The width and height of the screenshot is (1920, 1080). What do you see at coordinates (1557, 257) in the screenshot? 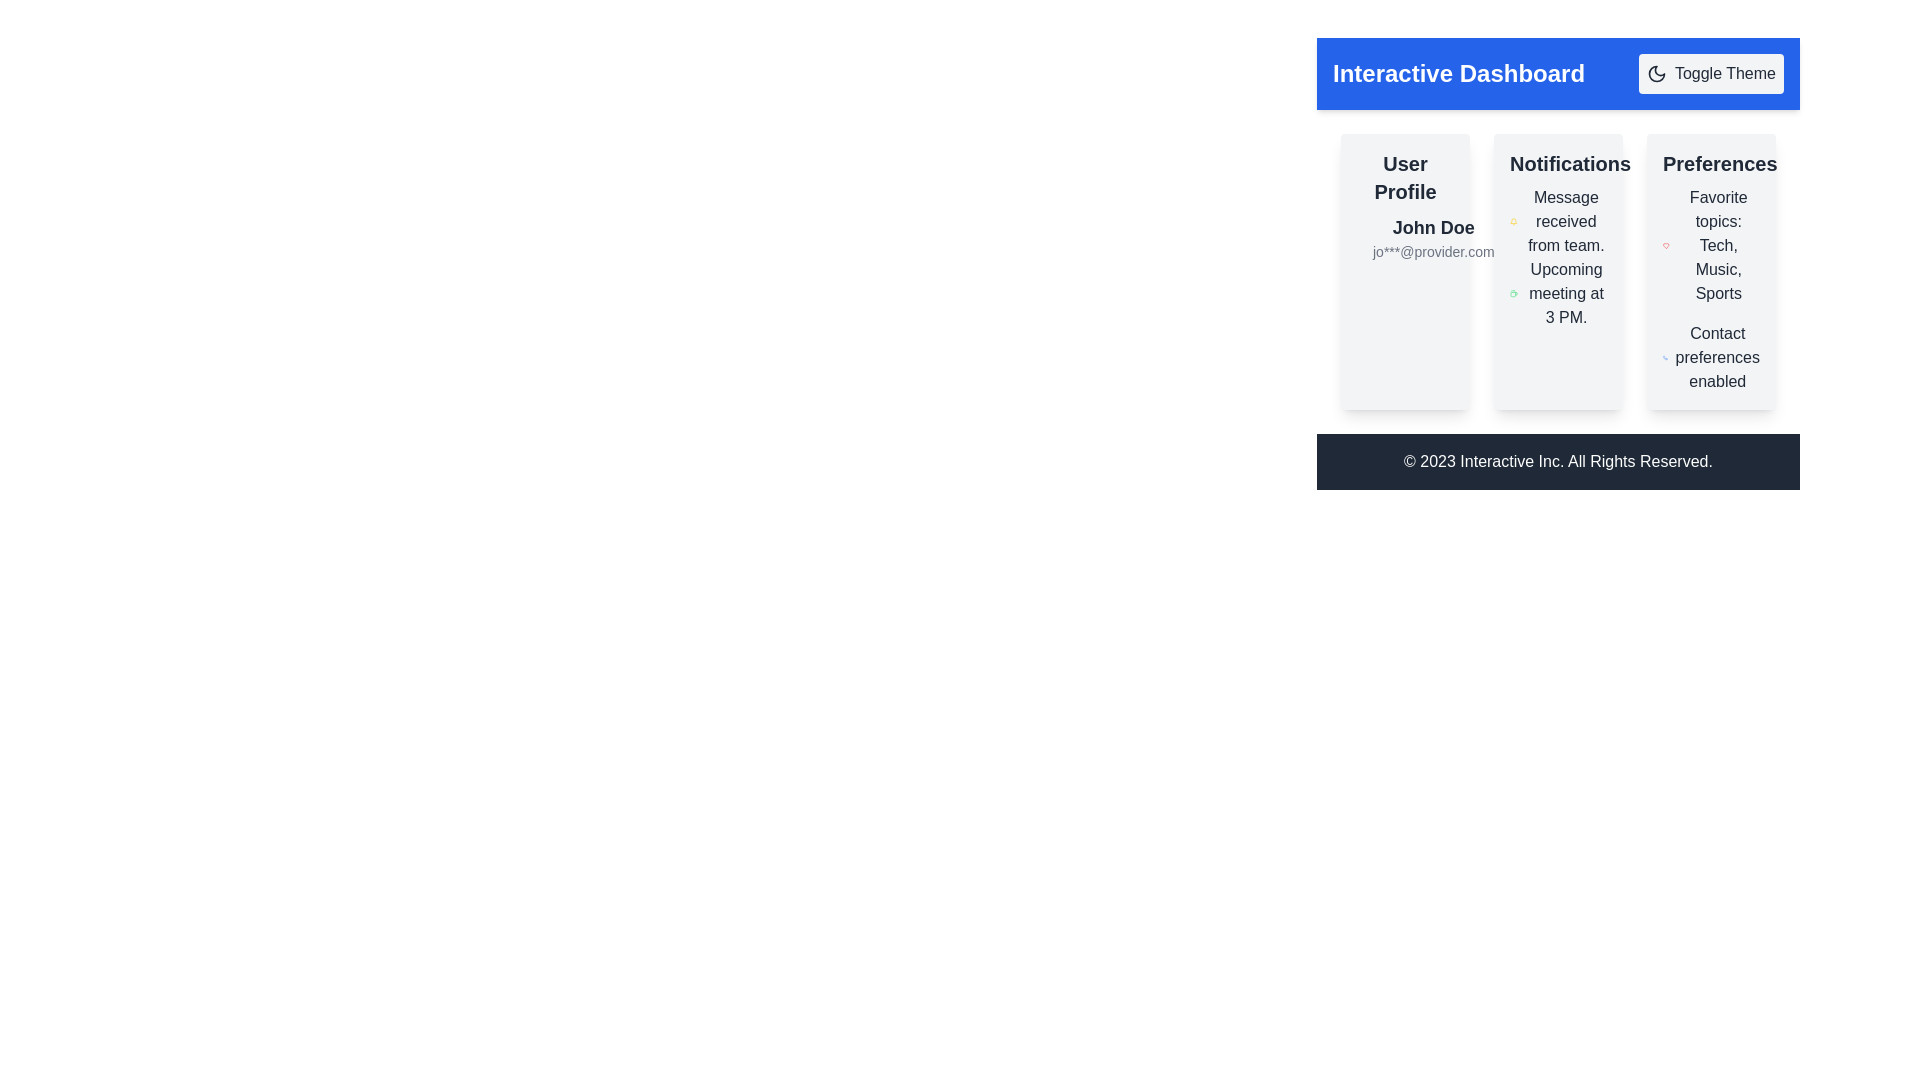
I see `the text block within the notification component that displays 'Message received from team.' and 'Upcoming meeting at 3 PM.'` at bounding box center [1557, 257].